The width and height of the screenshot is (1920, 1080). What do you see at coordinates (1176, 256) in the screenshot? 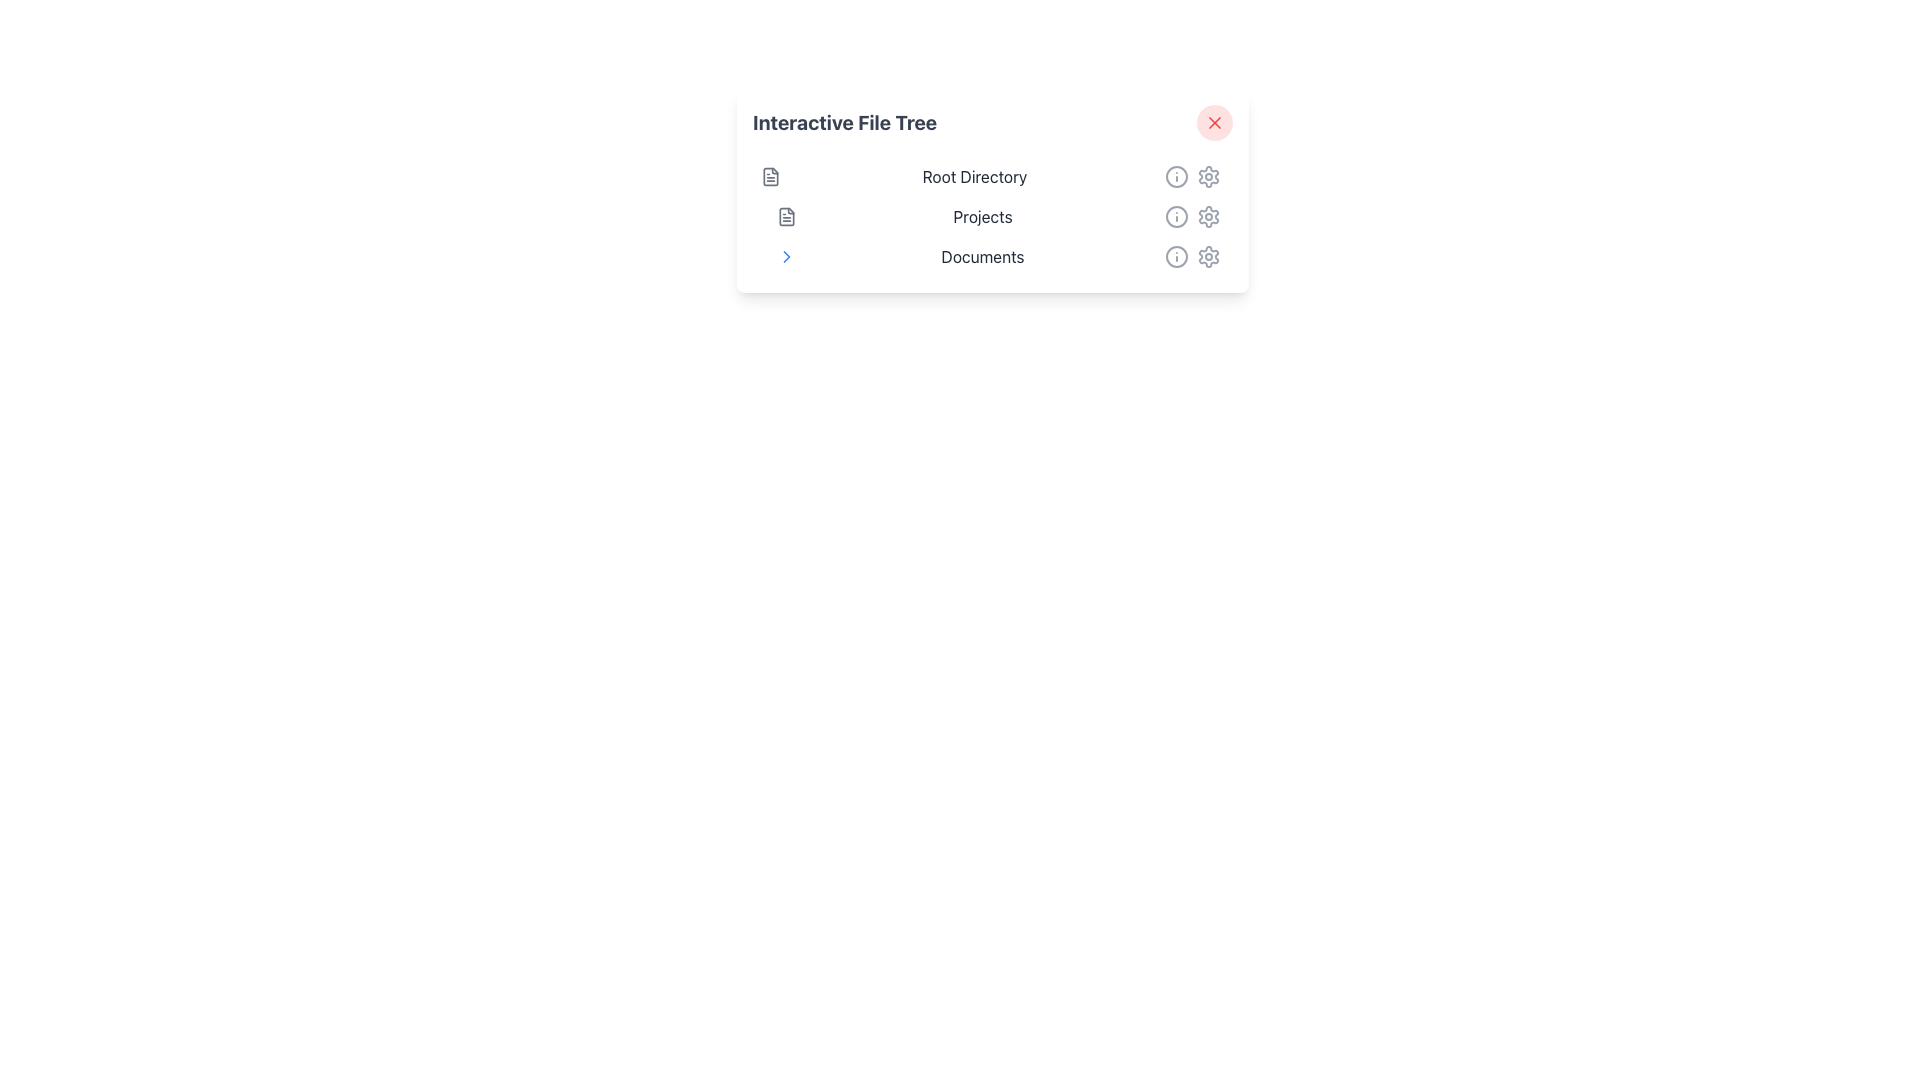
I see `the information icon next to the 'Documents' text in the vertical list, which is styled as a circular outline with a dot in the center and is gray in color` at bounding box center [1176, 256].